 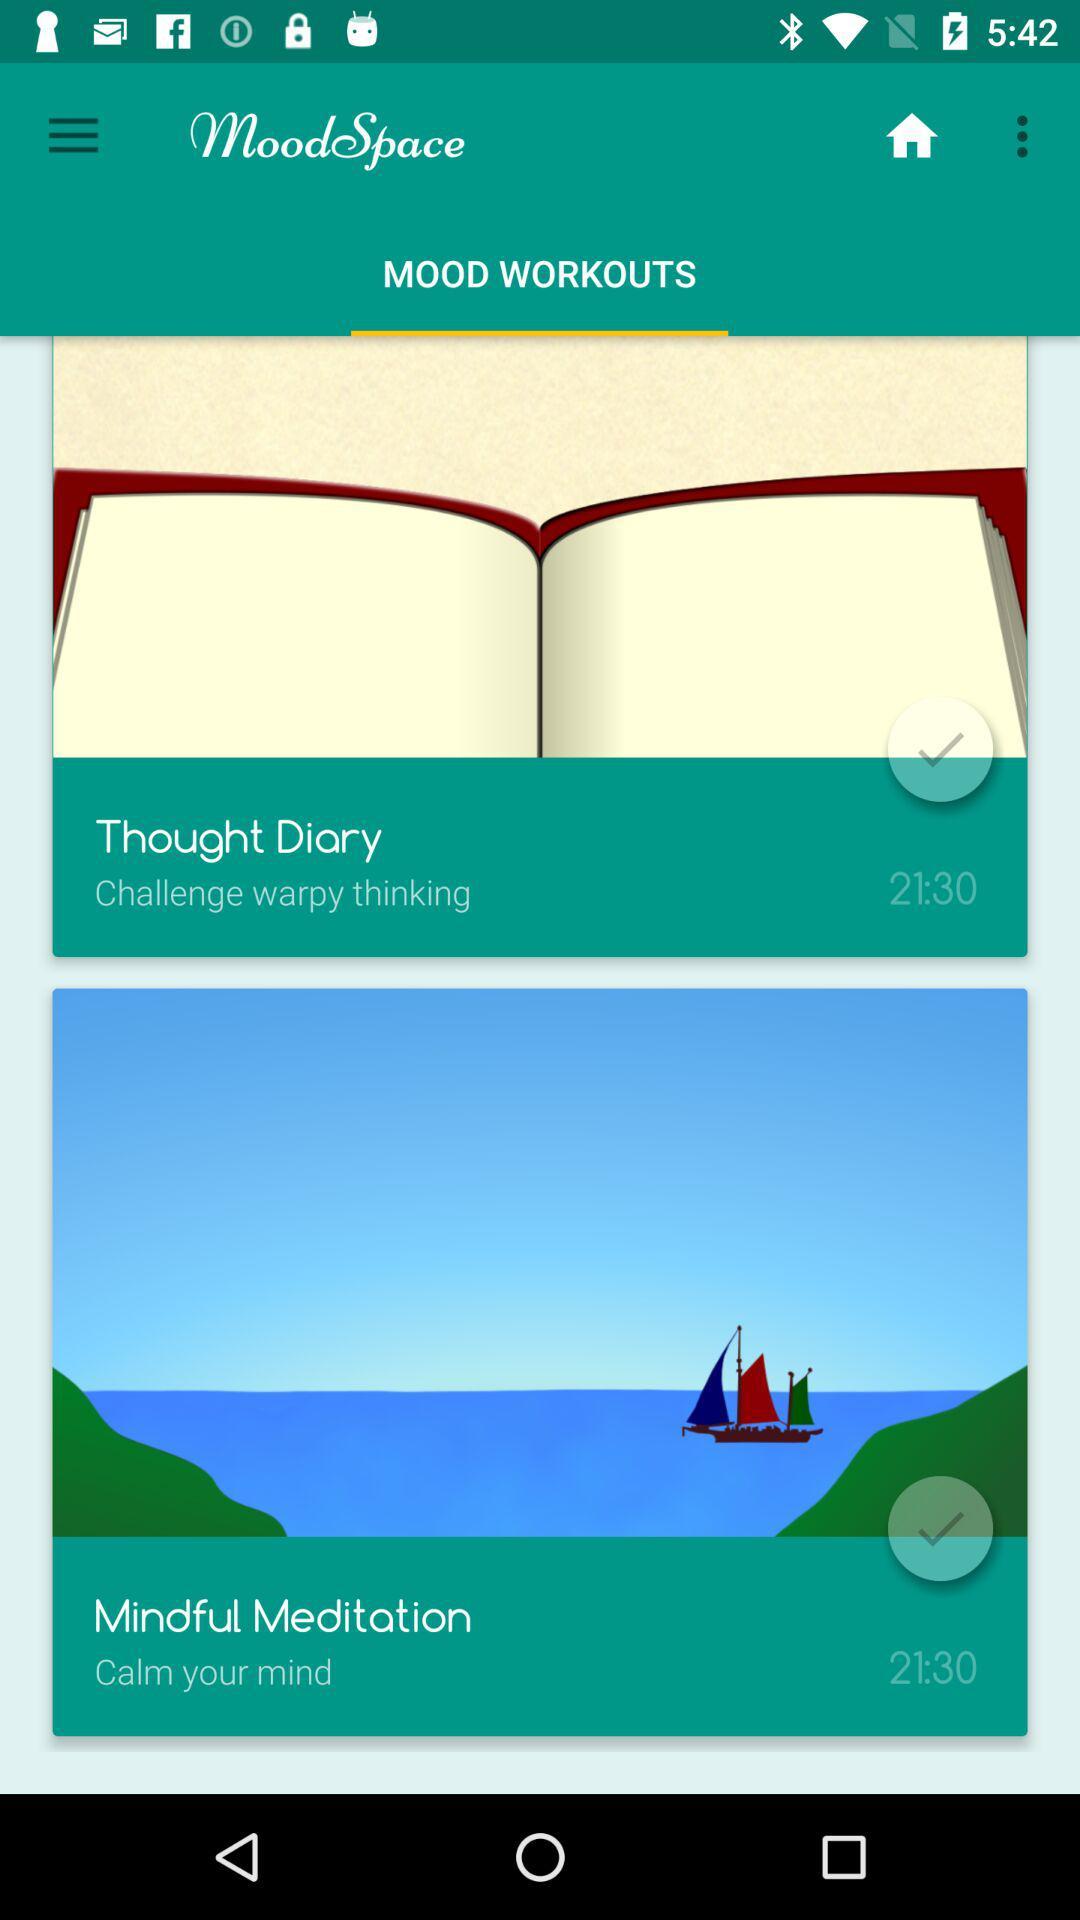 I want to click on confirm the selection, so click(x=940, y=748).